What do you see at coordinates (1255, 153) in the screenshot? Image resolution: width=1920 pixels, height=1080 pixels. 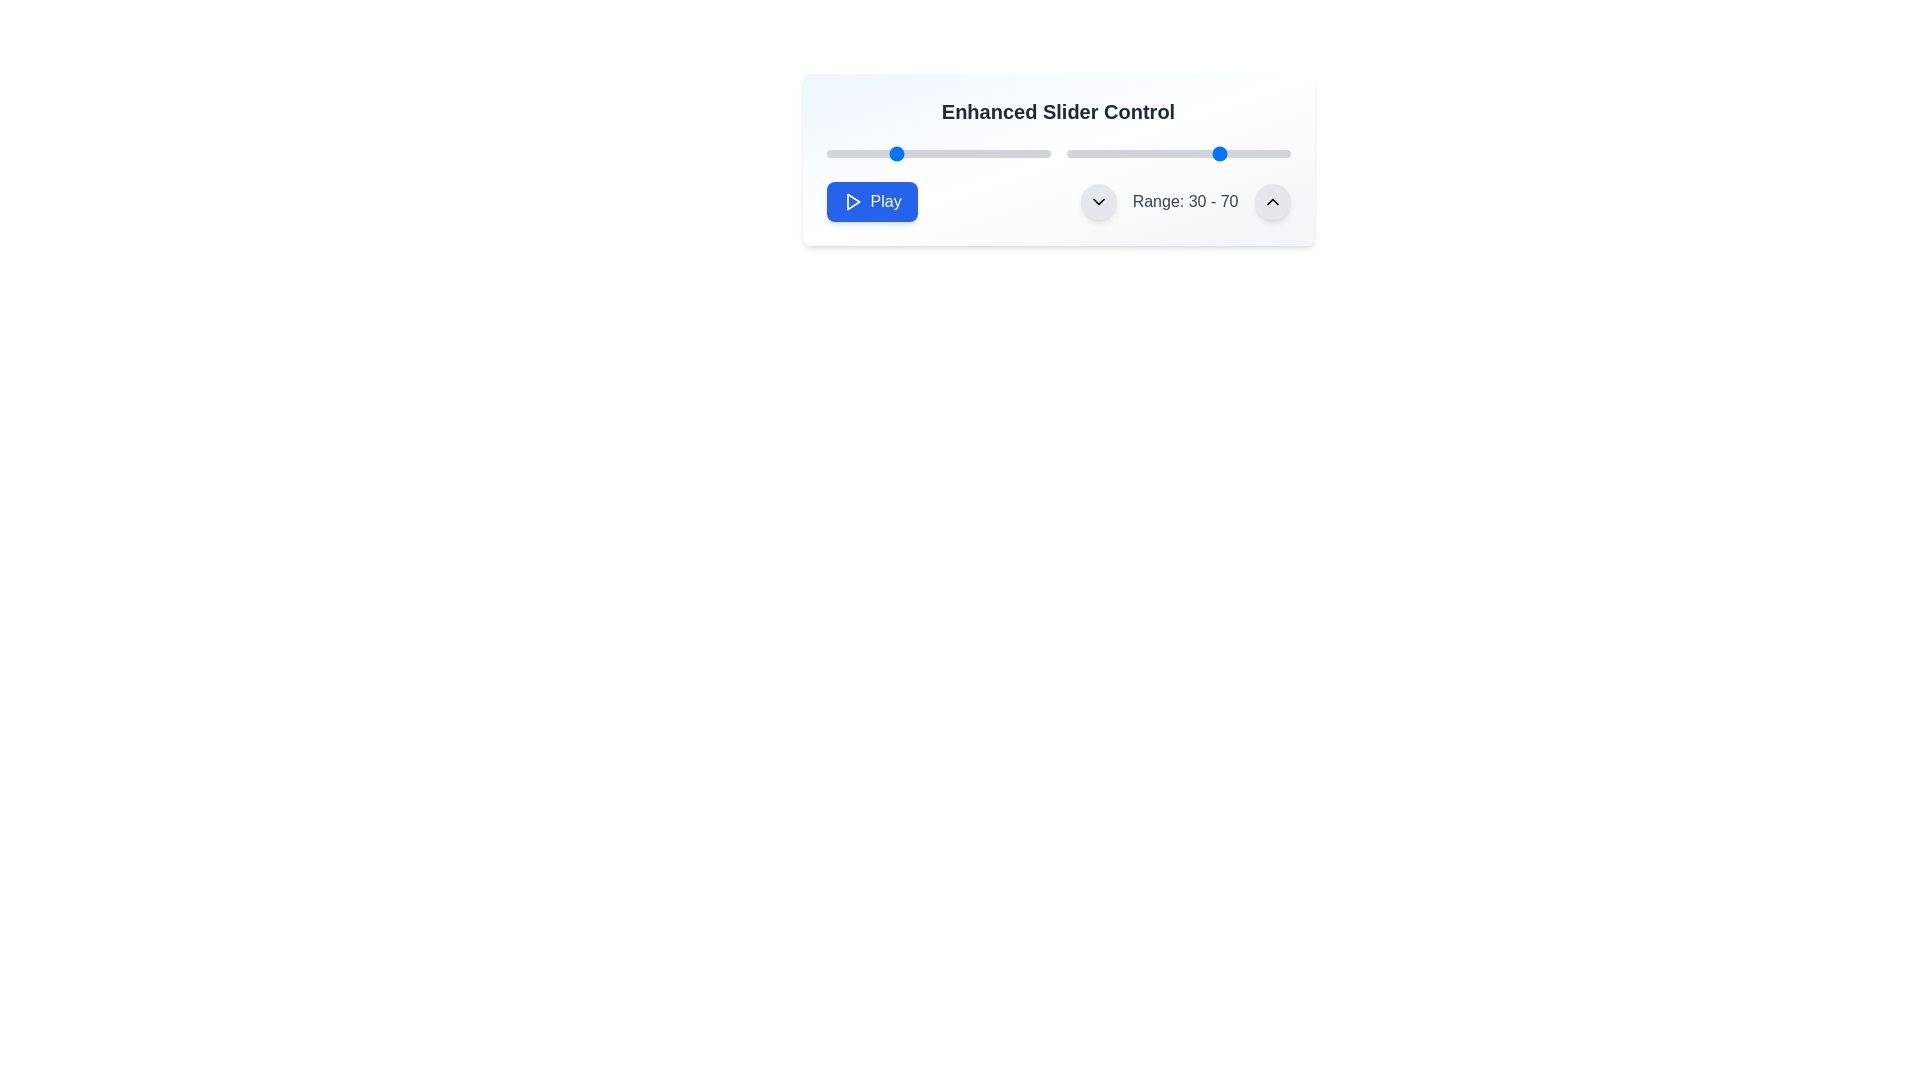 I see `the slider value` at bounding box center [1255, 153].